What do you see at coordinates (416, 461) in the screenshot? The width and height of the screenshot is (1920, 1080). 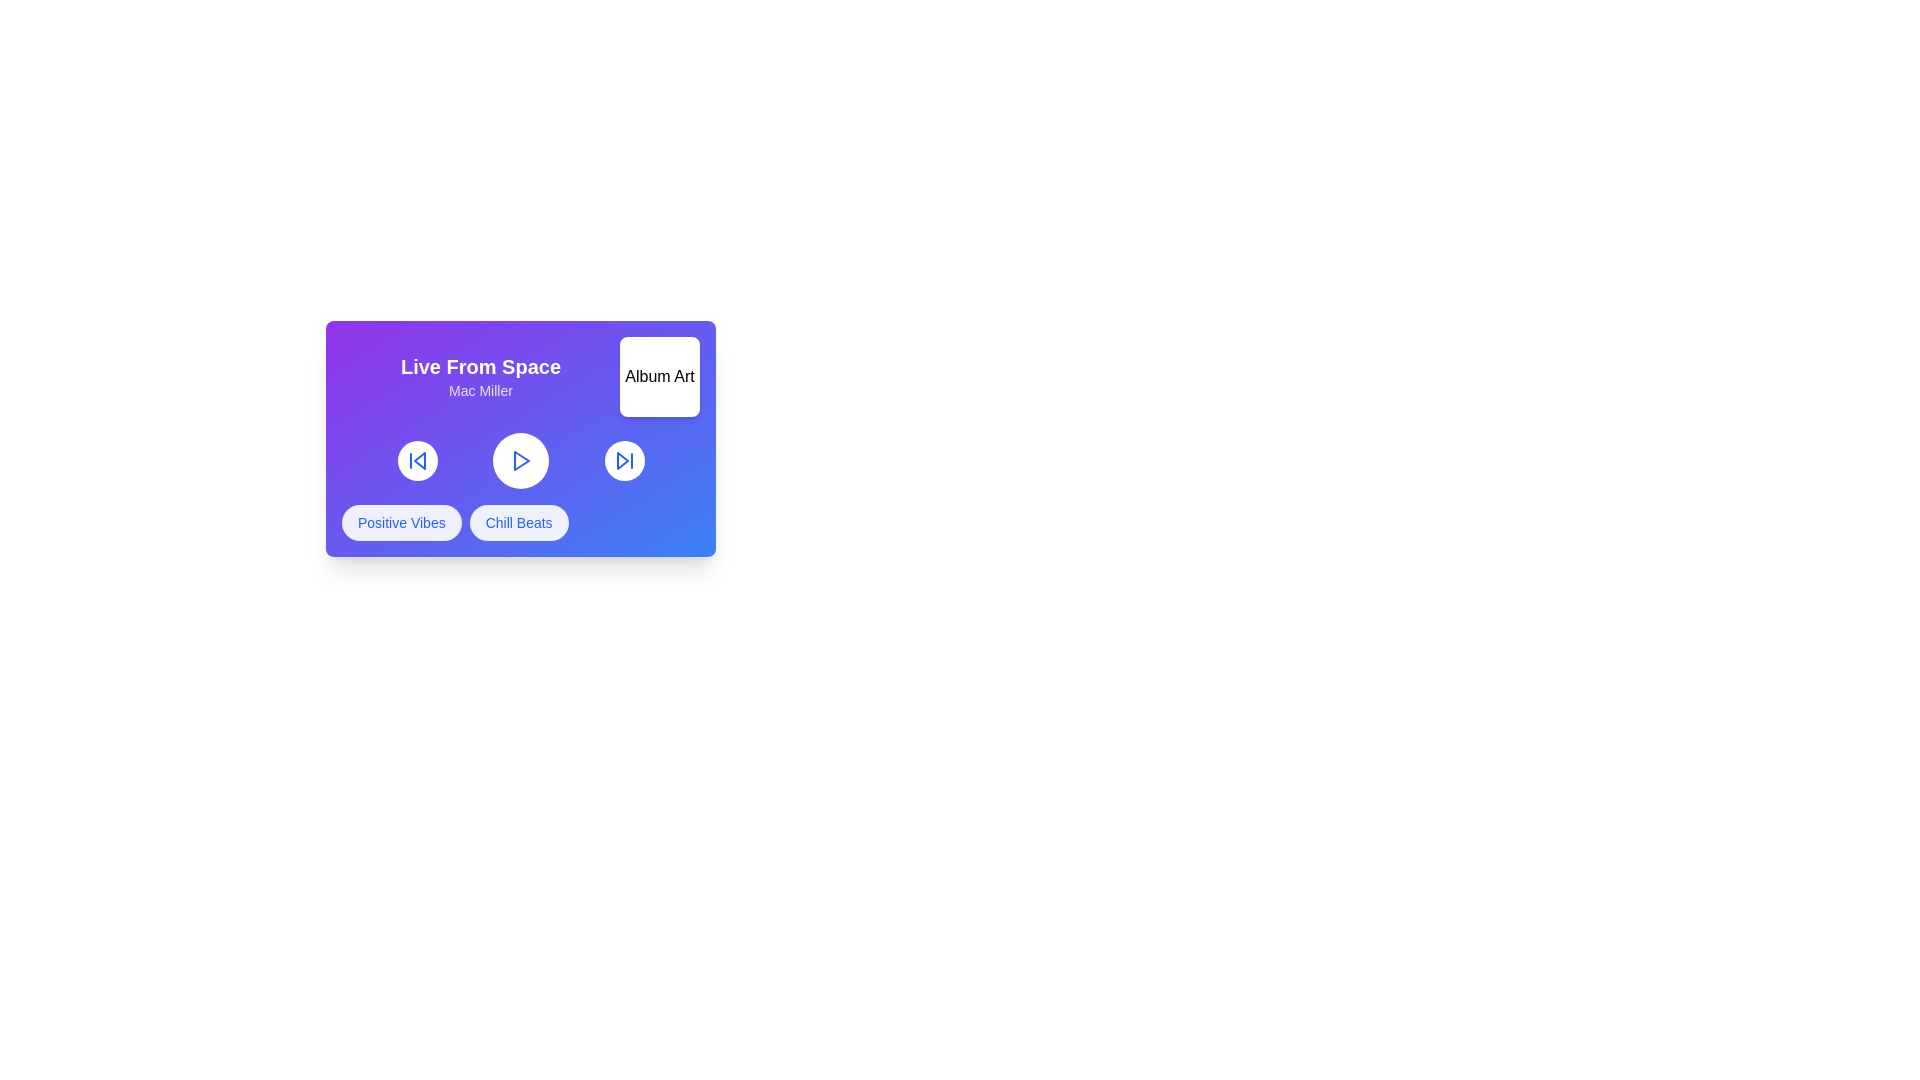 I see `the skip-backward button located in the bottom-left corner of the media player controls` at bounding box center [416, 461].